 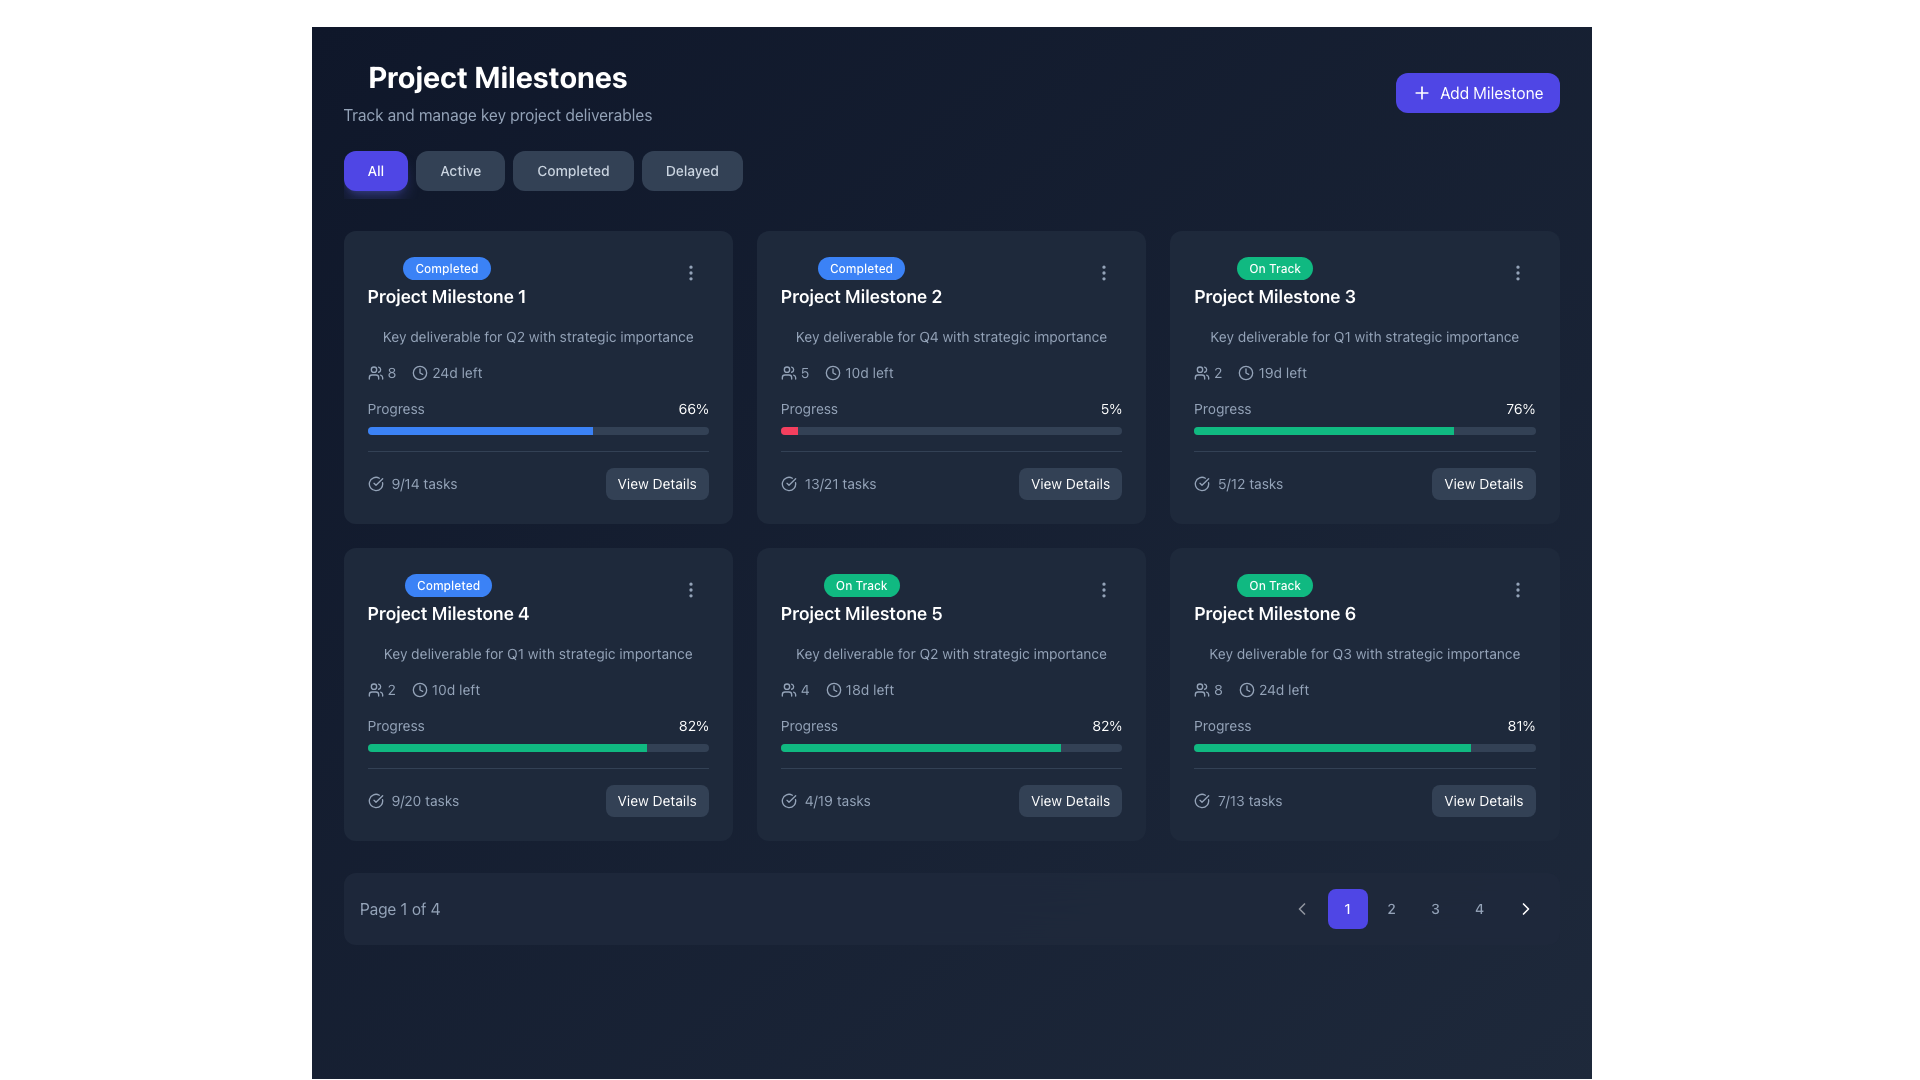 What do you see at coordinates (1246, 689) in the screenshot?
I see `the clock icon depicting a minimal clock face with hands, located in the 'Project Milestone 6' card, to the right of the user count icon and preceding the '24d left' text` at bounding box center [1246, 689].